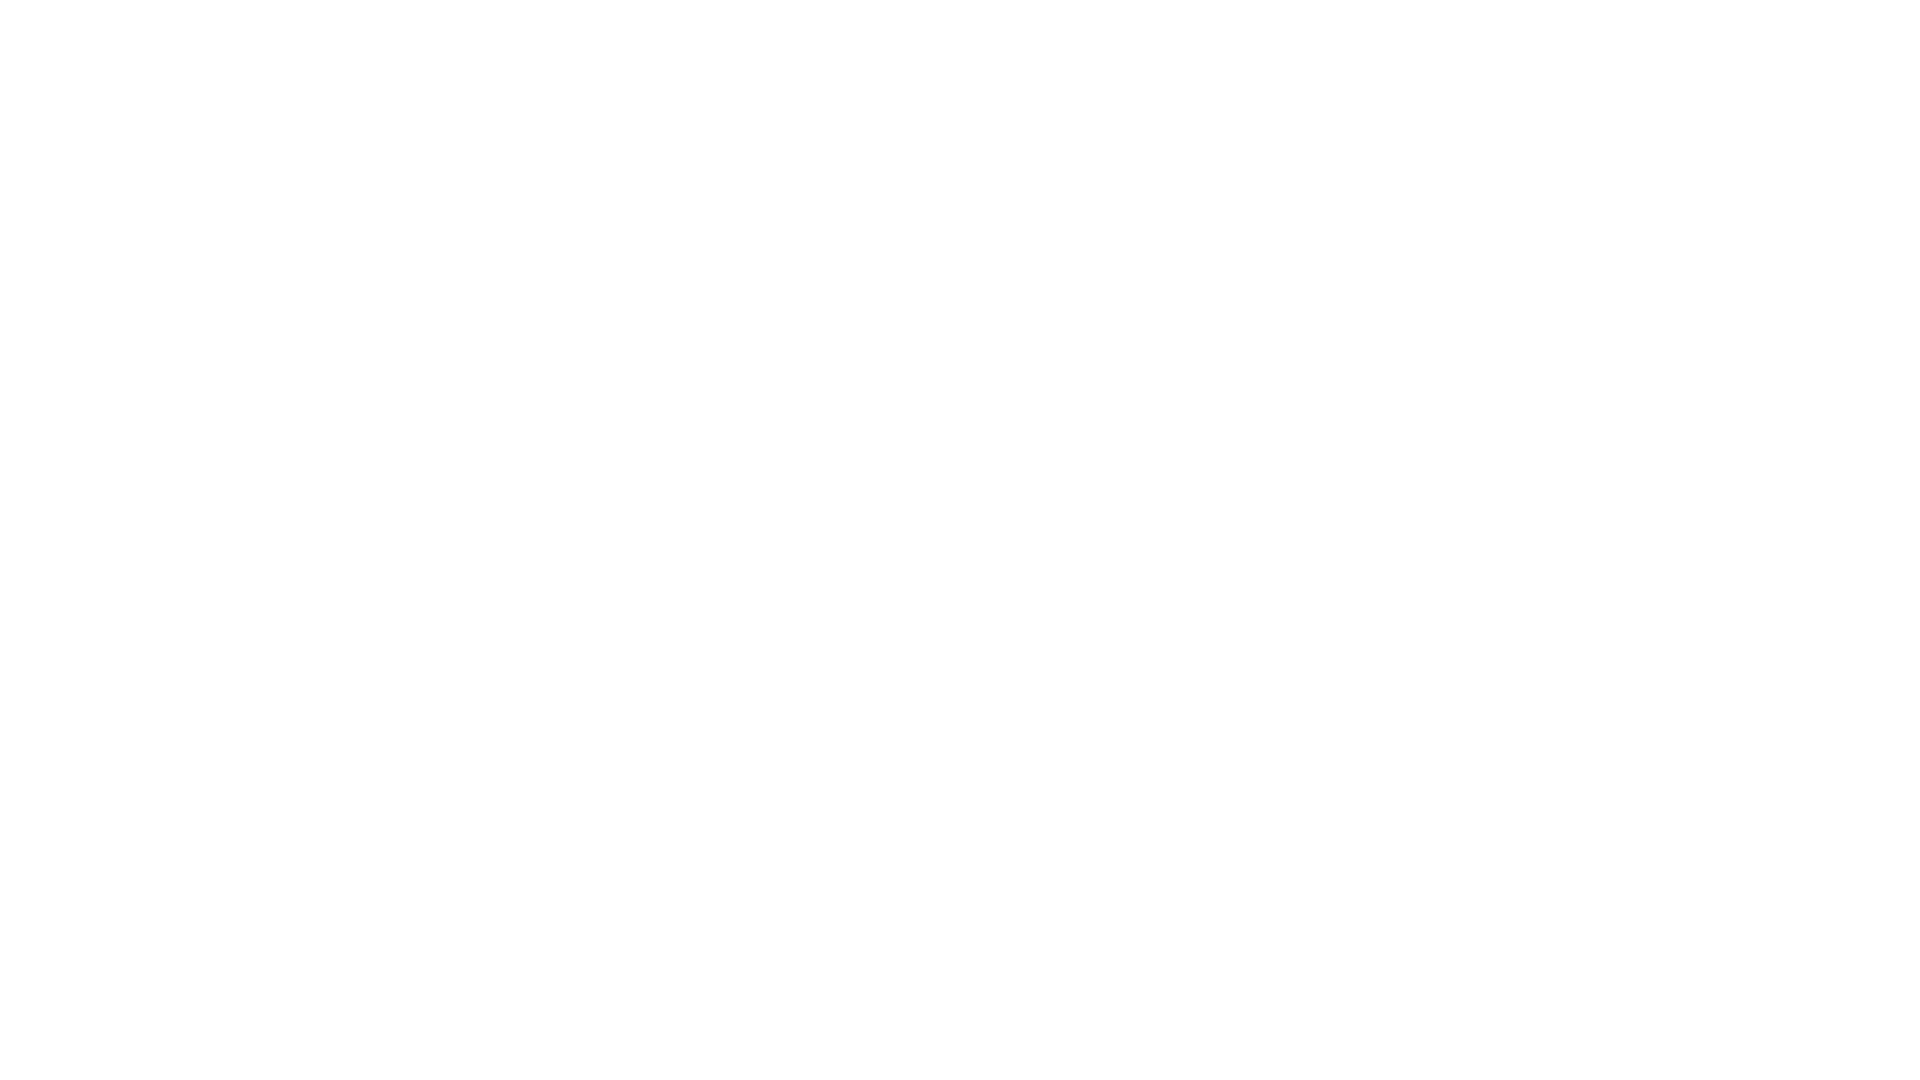 This screenshot has height=1080, width=1920. Describe the element at coordinates (350, 244) in the screenshot. I see `Javiera P. Jara-Diaz` at that location.